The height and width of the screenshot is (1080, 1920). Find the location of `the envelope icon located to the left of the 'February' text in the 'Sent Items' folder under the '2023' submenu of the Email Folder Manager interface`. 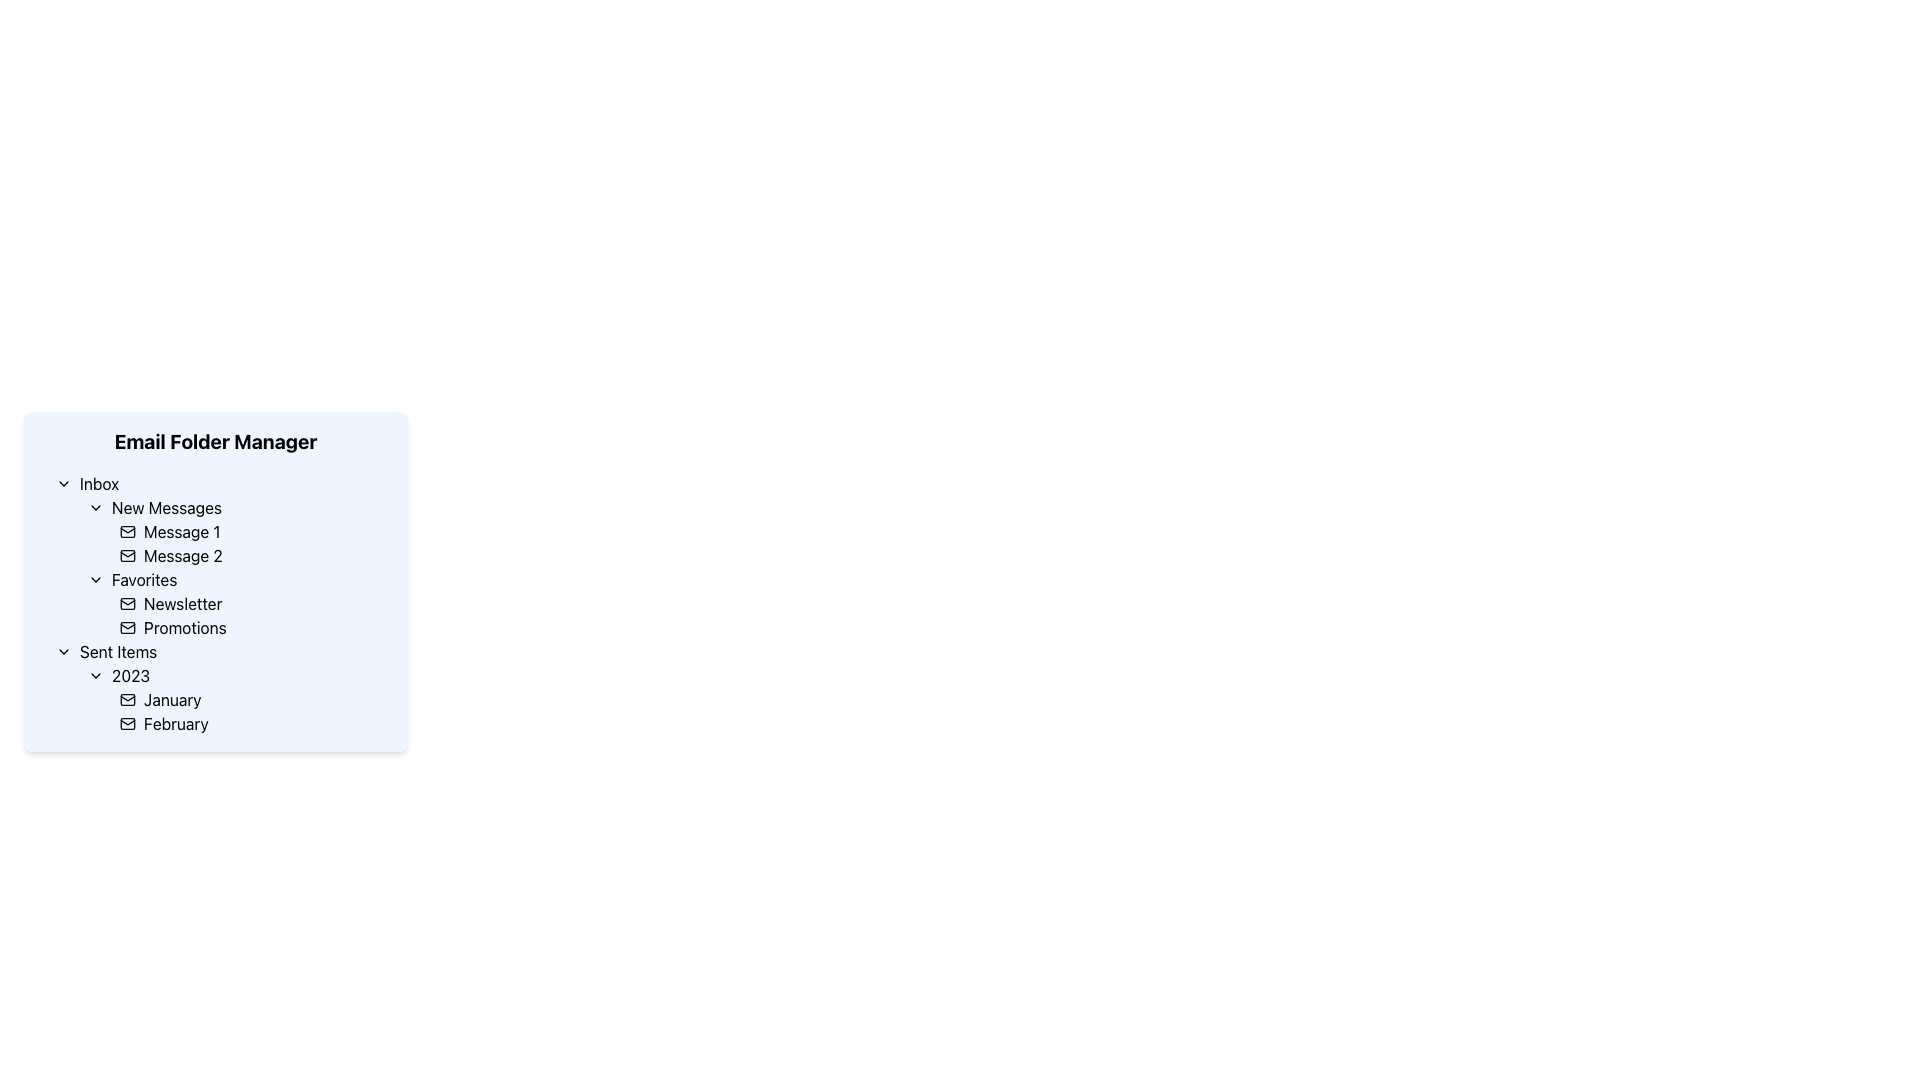

the envelope icon located to the left of the 'February' text in the 'Sent Items' folder under the '2023' submenu of the Email Folder Manager interface is located at coordinates (127, 724).